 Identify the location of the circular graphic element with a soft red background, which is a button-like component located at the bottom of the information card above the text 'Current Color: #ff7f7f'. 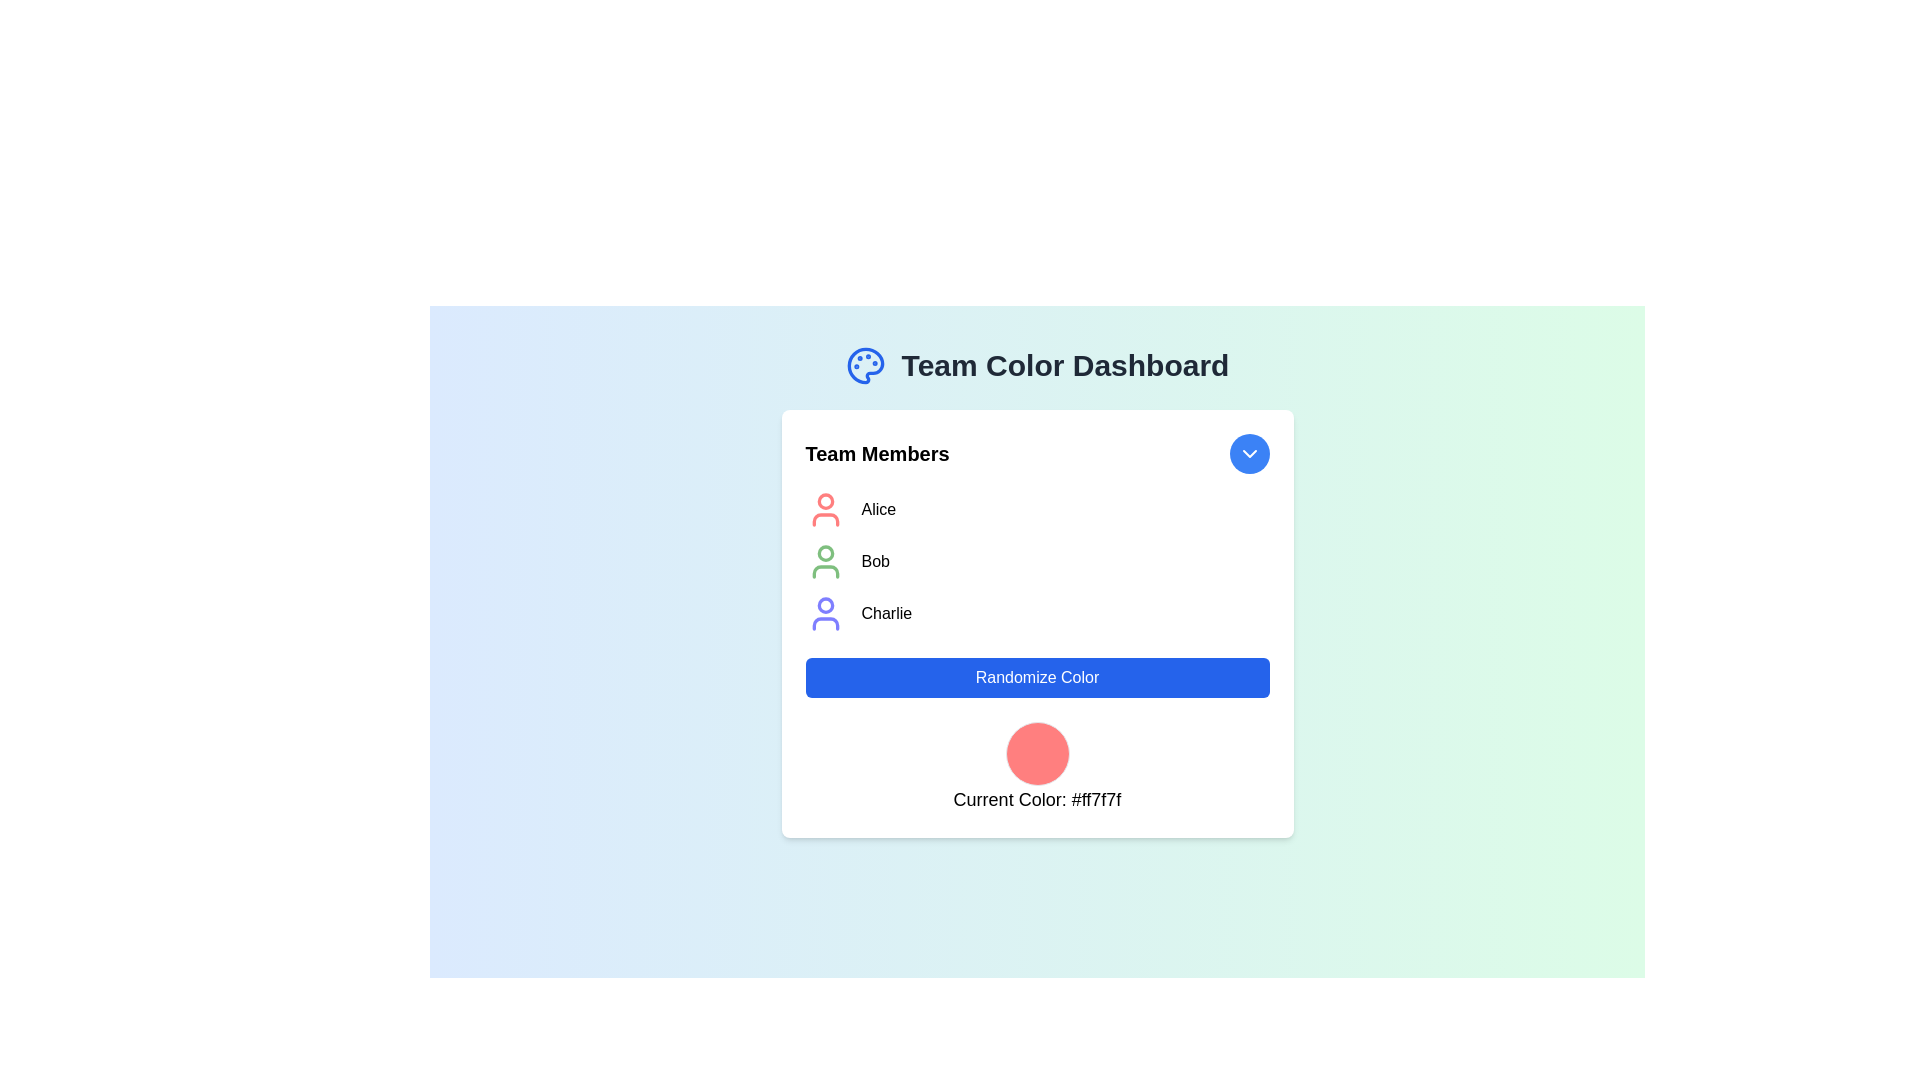
(1037, 753).